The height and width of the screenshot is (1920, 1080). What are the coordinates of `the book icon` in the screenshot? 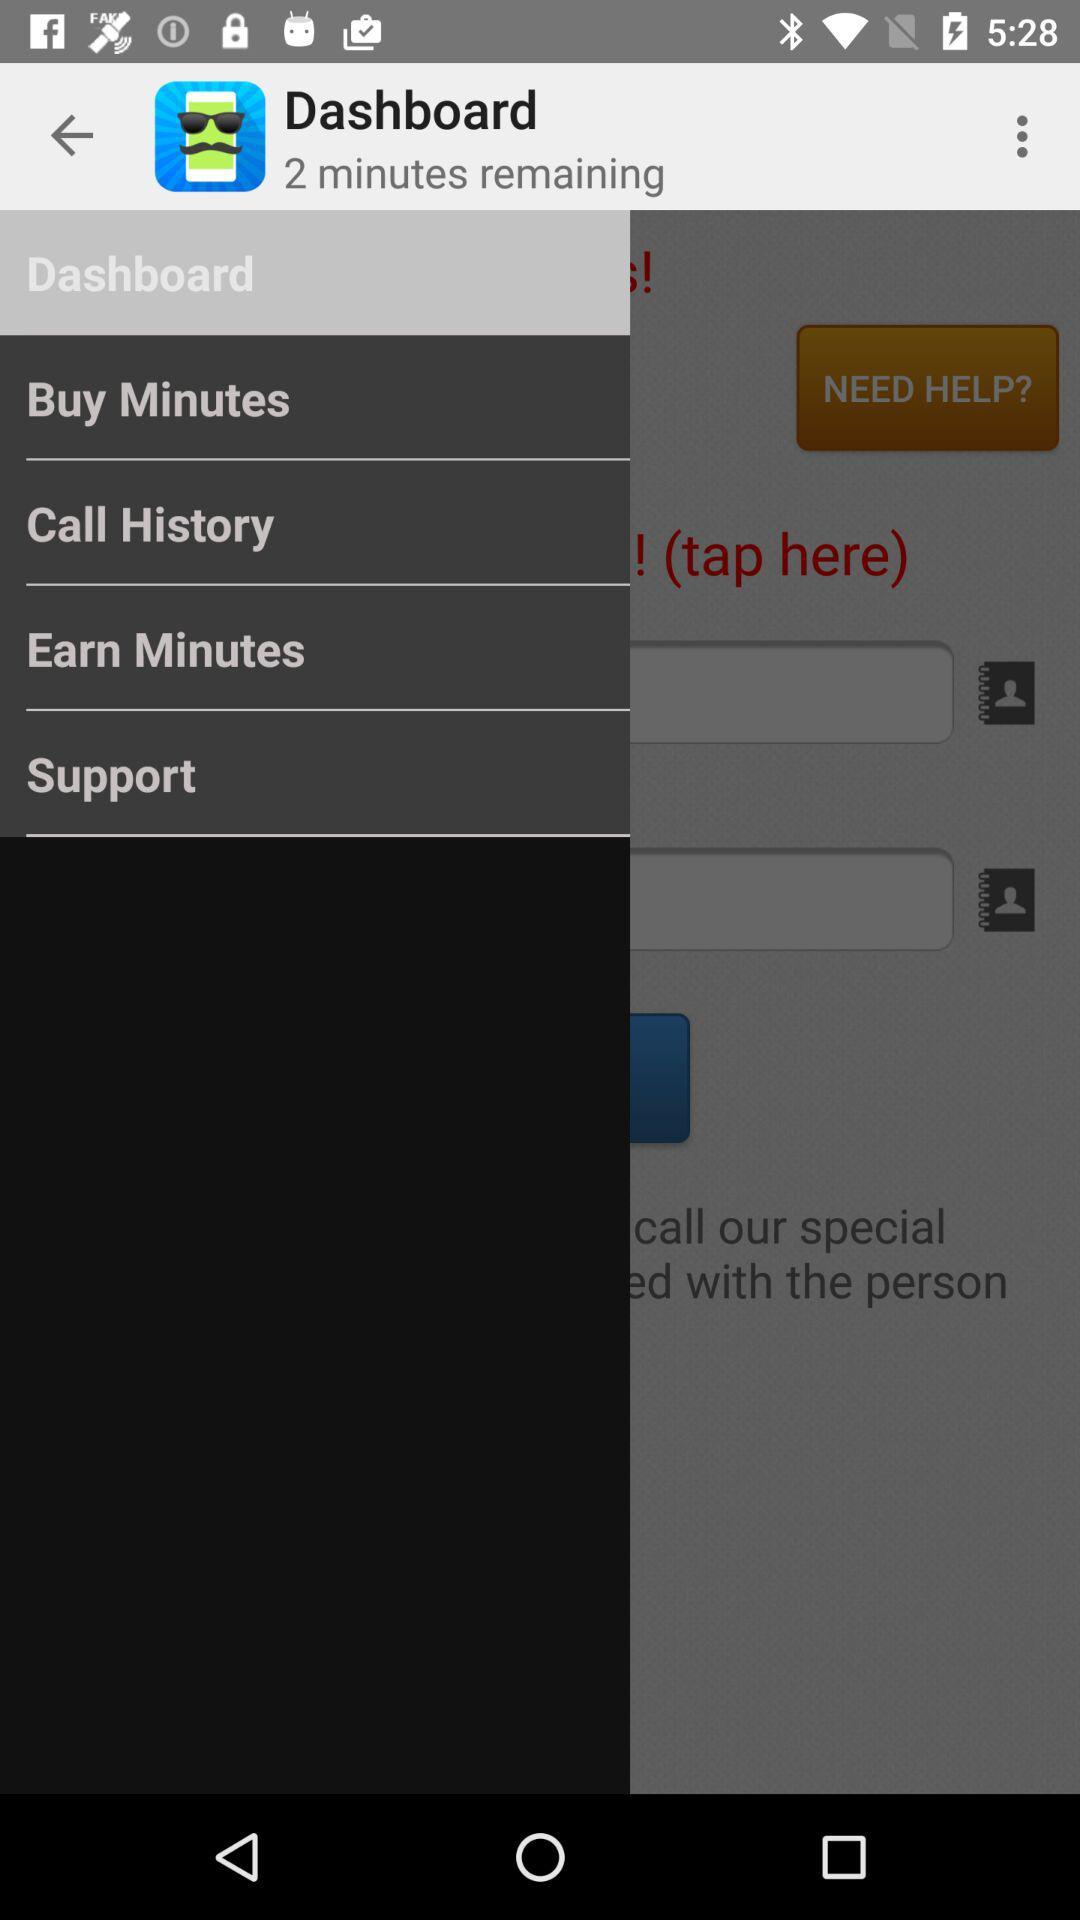 It's located at (1006, 692).